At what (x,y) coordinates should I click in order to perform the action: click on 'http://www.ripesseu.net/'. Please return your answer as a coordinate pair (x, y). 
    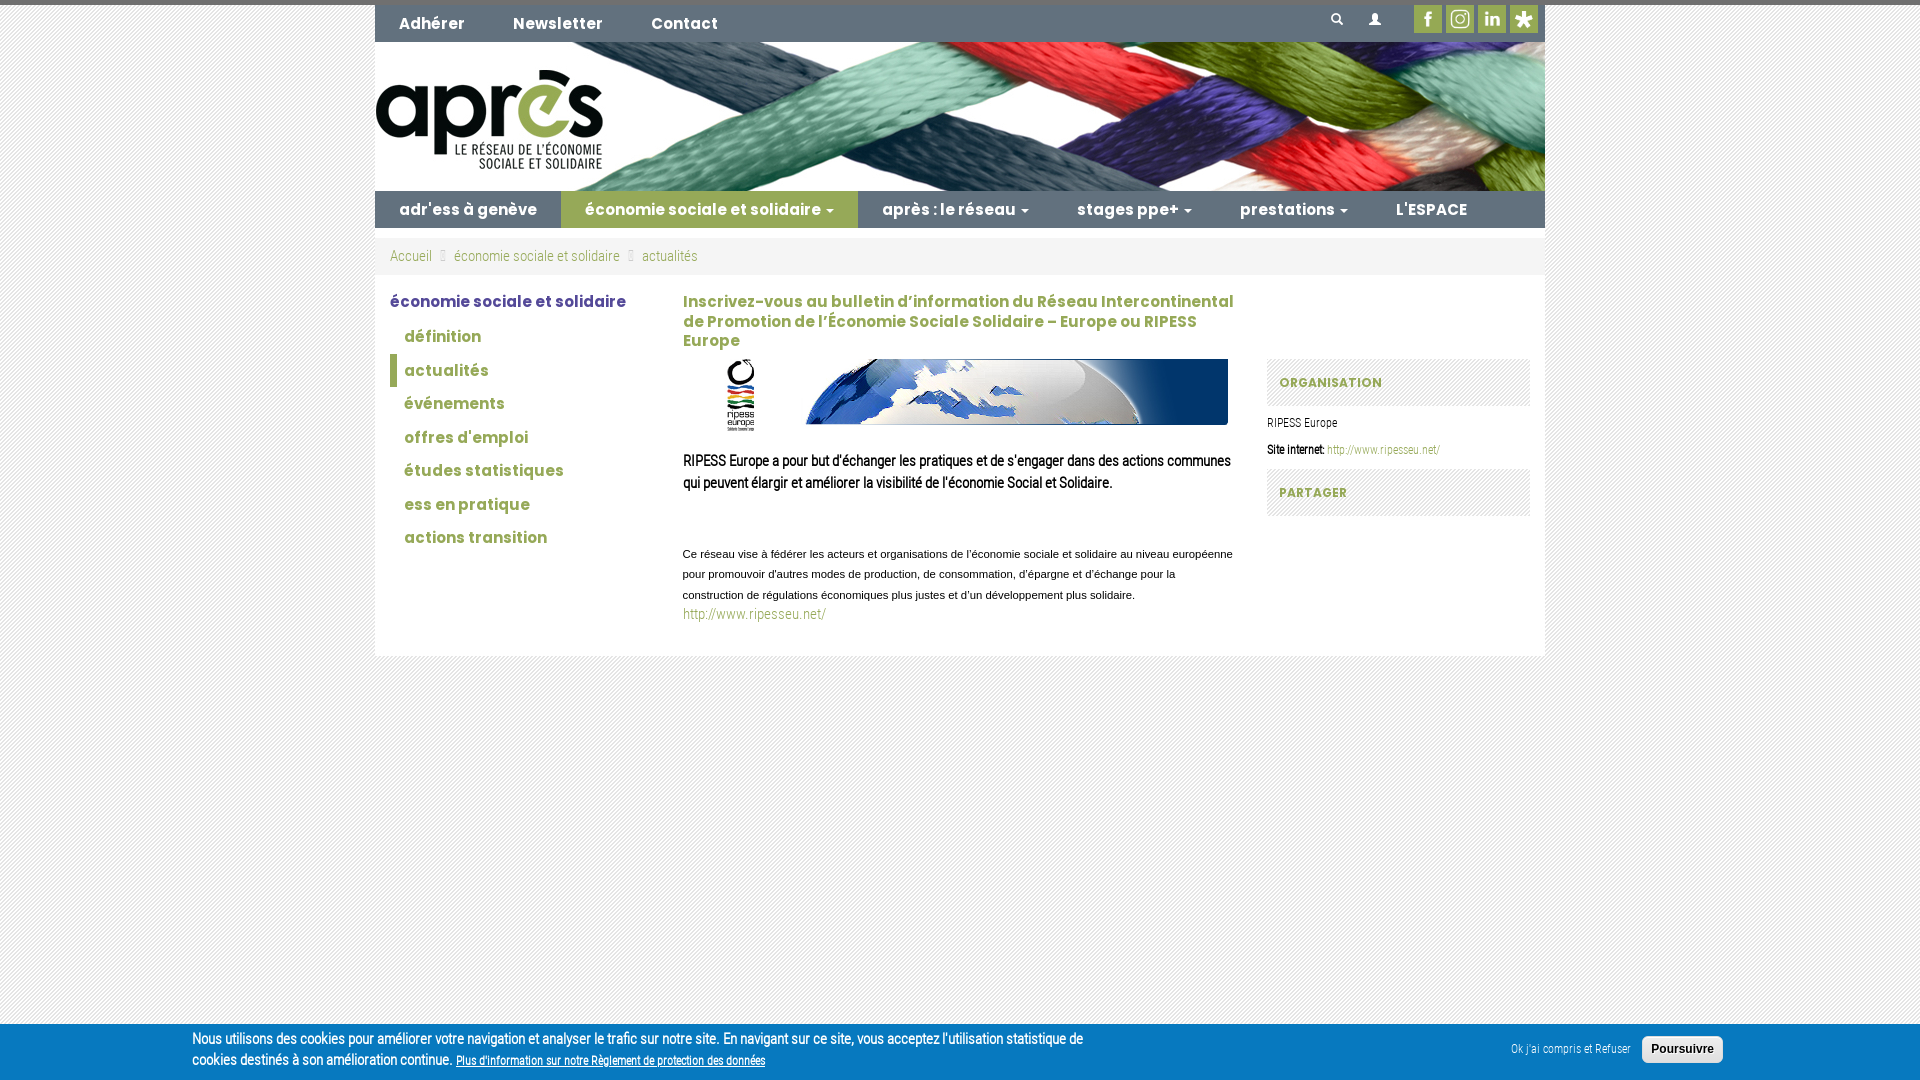
    Looking at the image, I should click on (681, 612).